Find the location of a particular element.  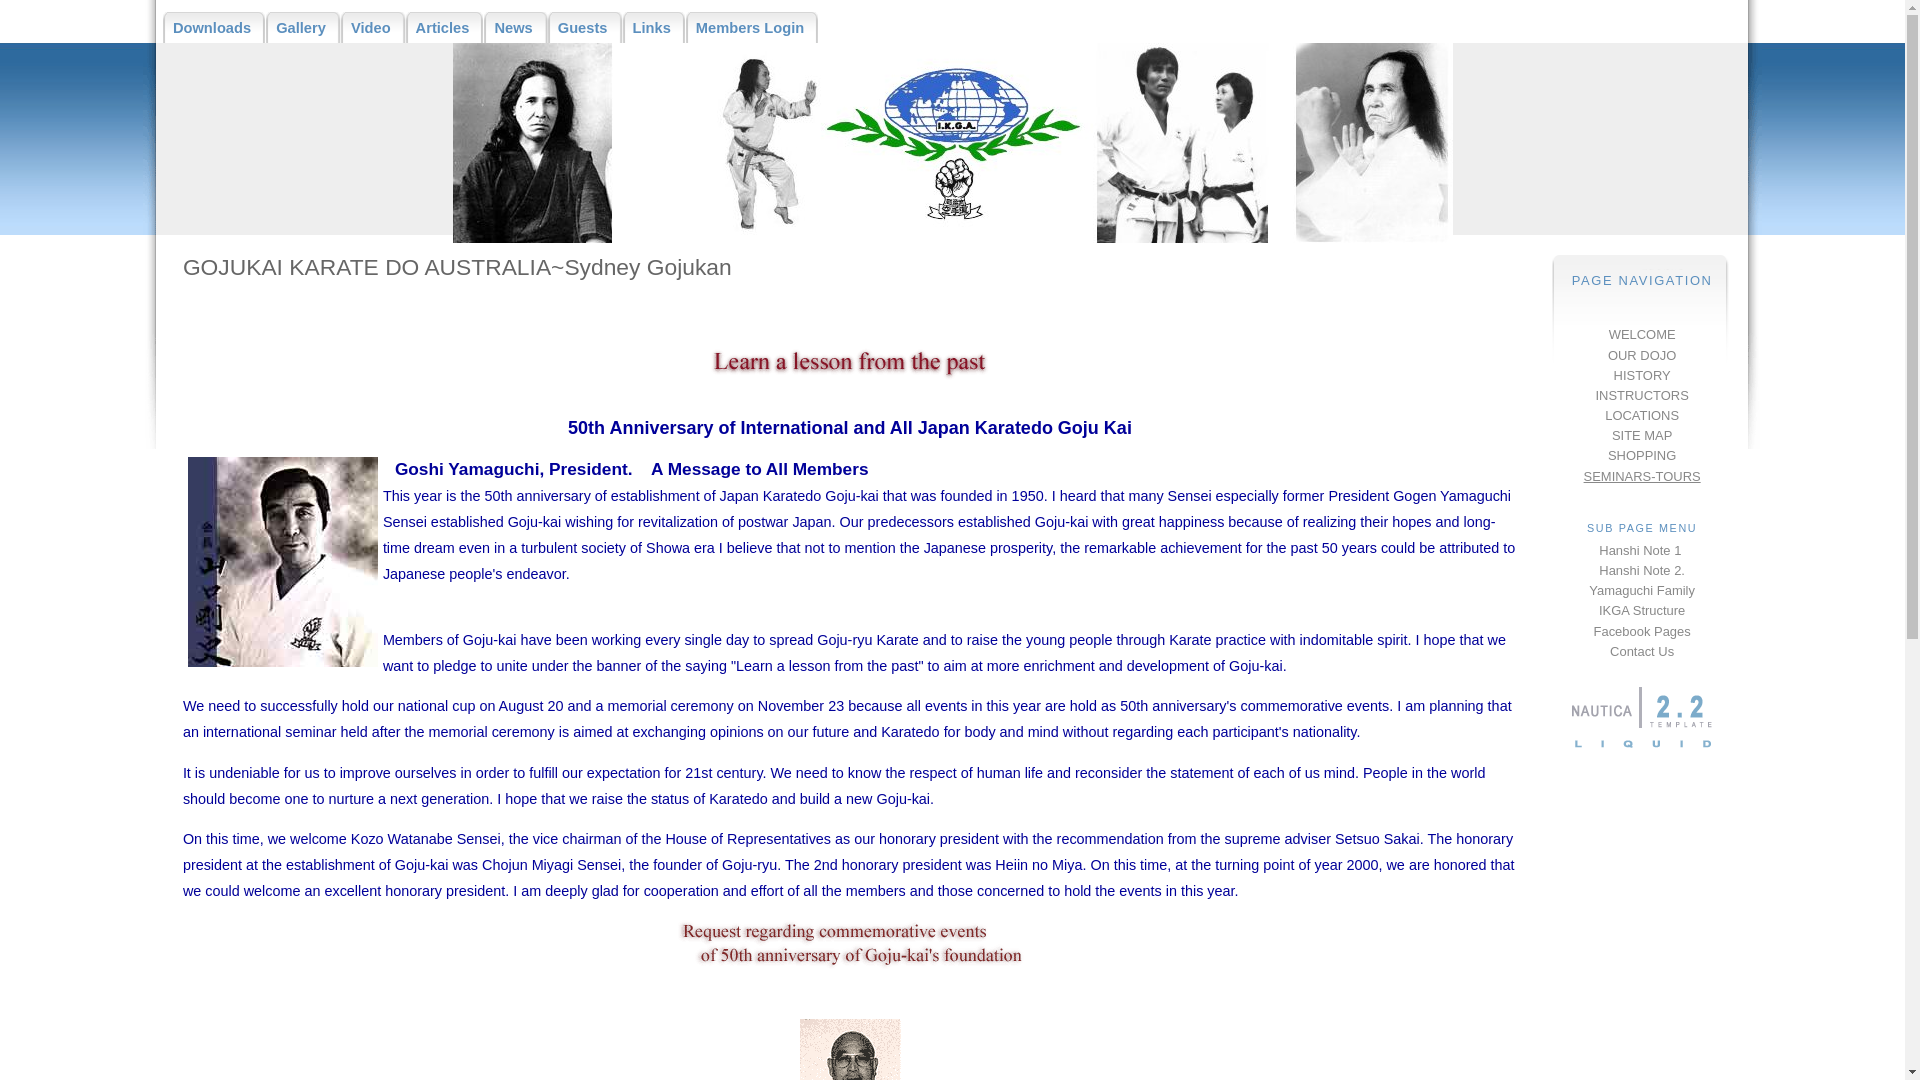

'Members Login' is located at coordinates (751, 27).